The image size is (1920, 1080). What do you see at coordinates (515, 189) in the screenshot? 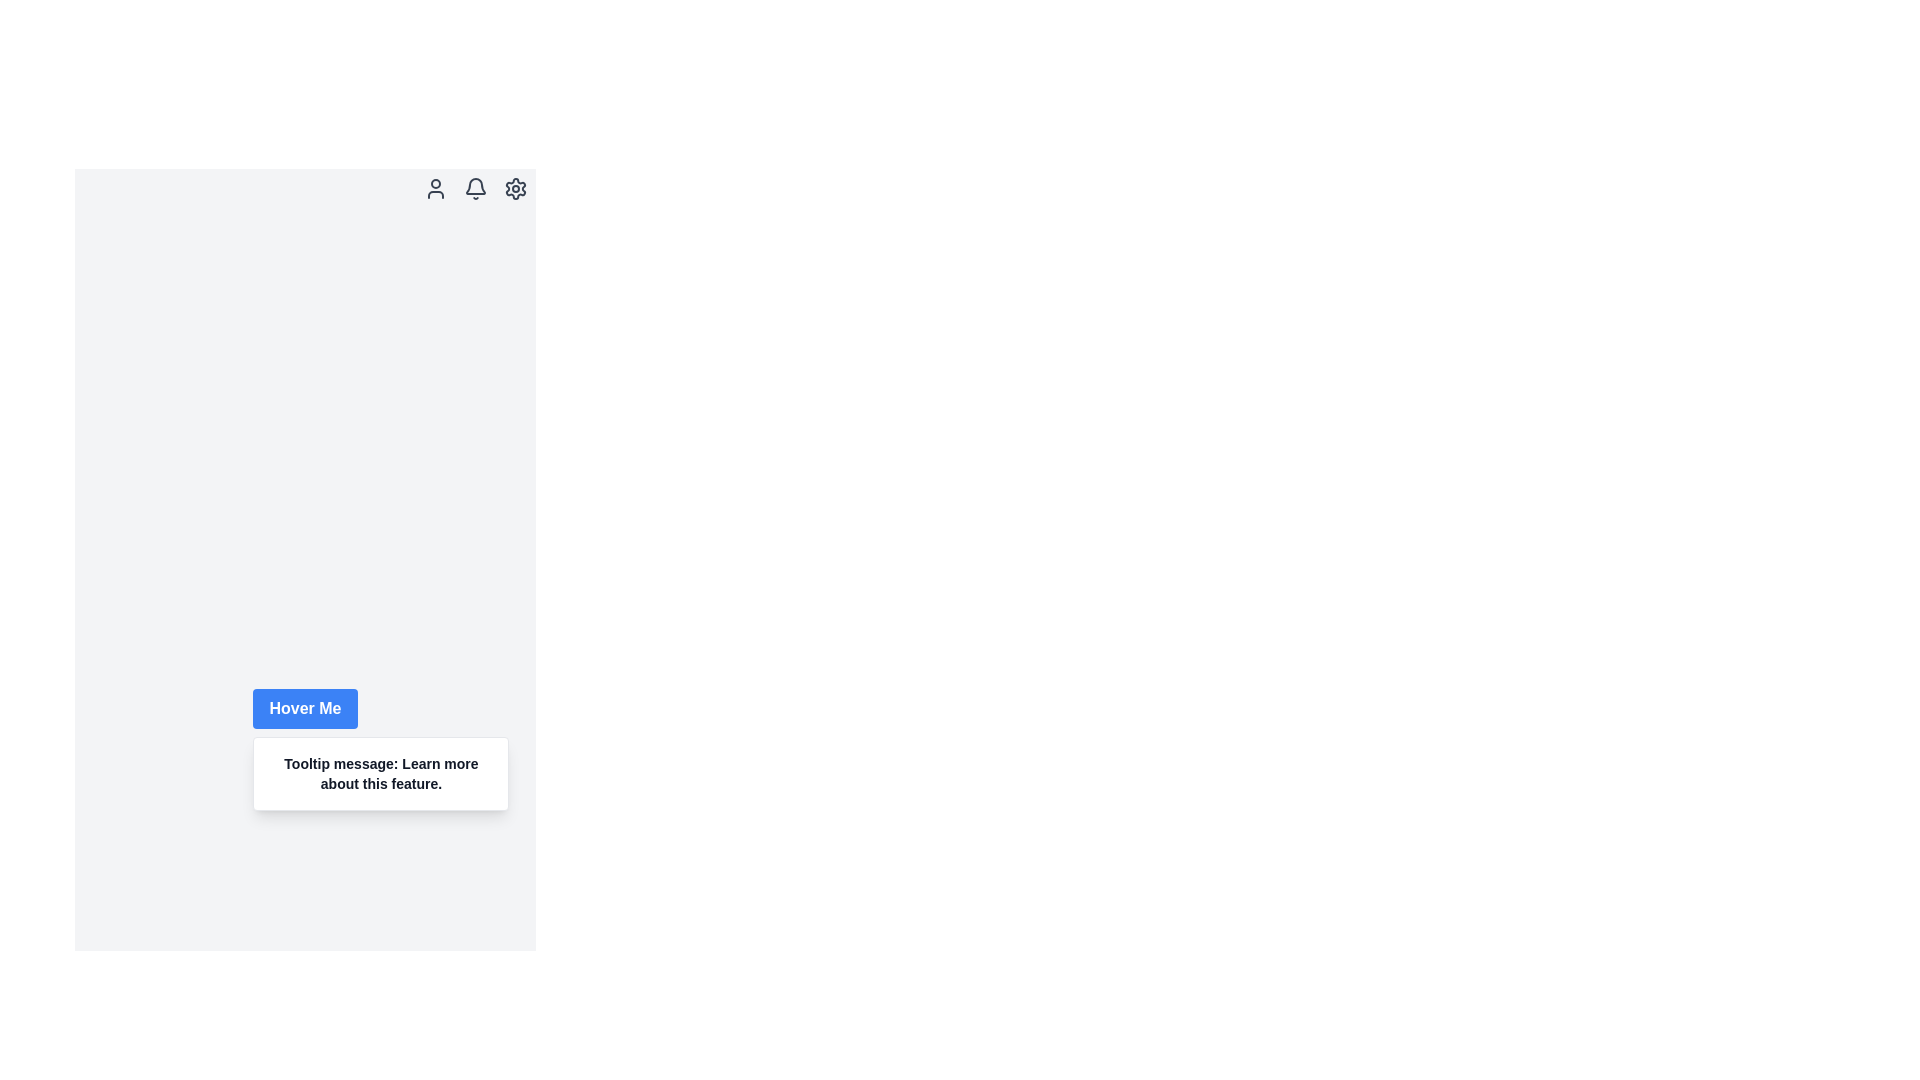
I see `the gear icon located in the top-right corner of the interface` at bounding box center [515, 189].